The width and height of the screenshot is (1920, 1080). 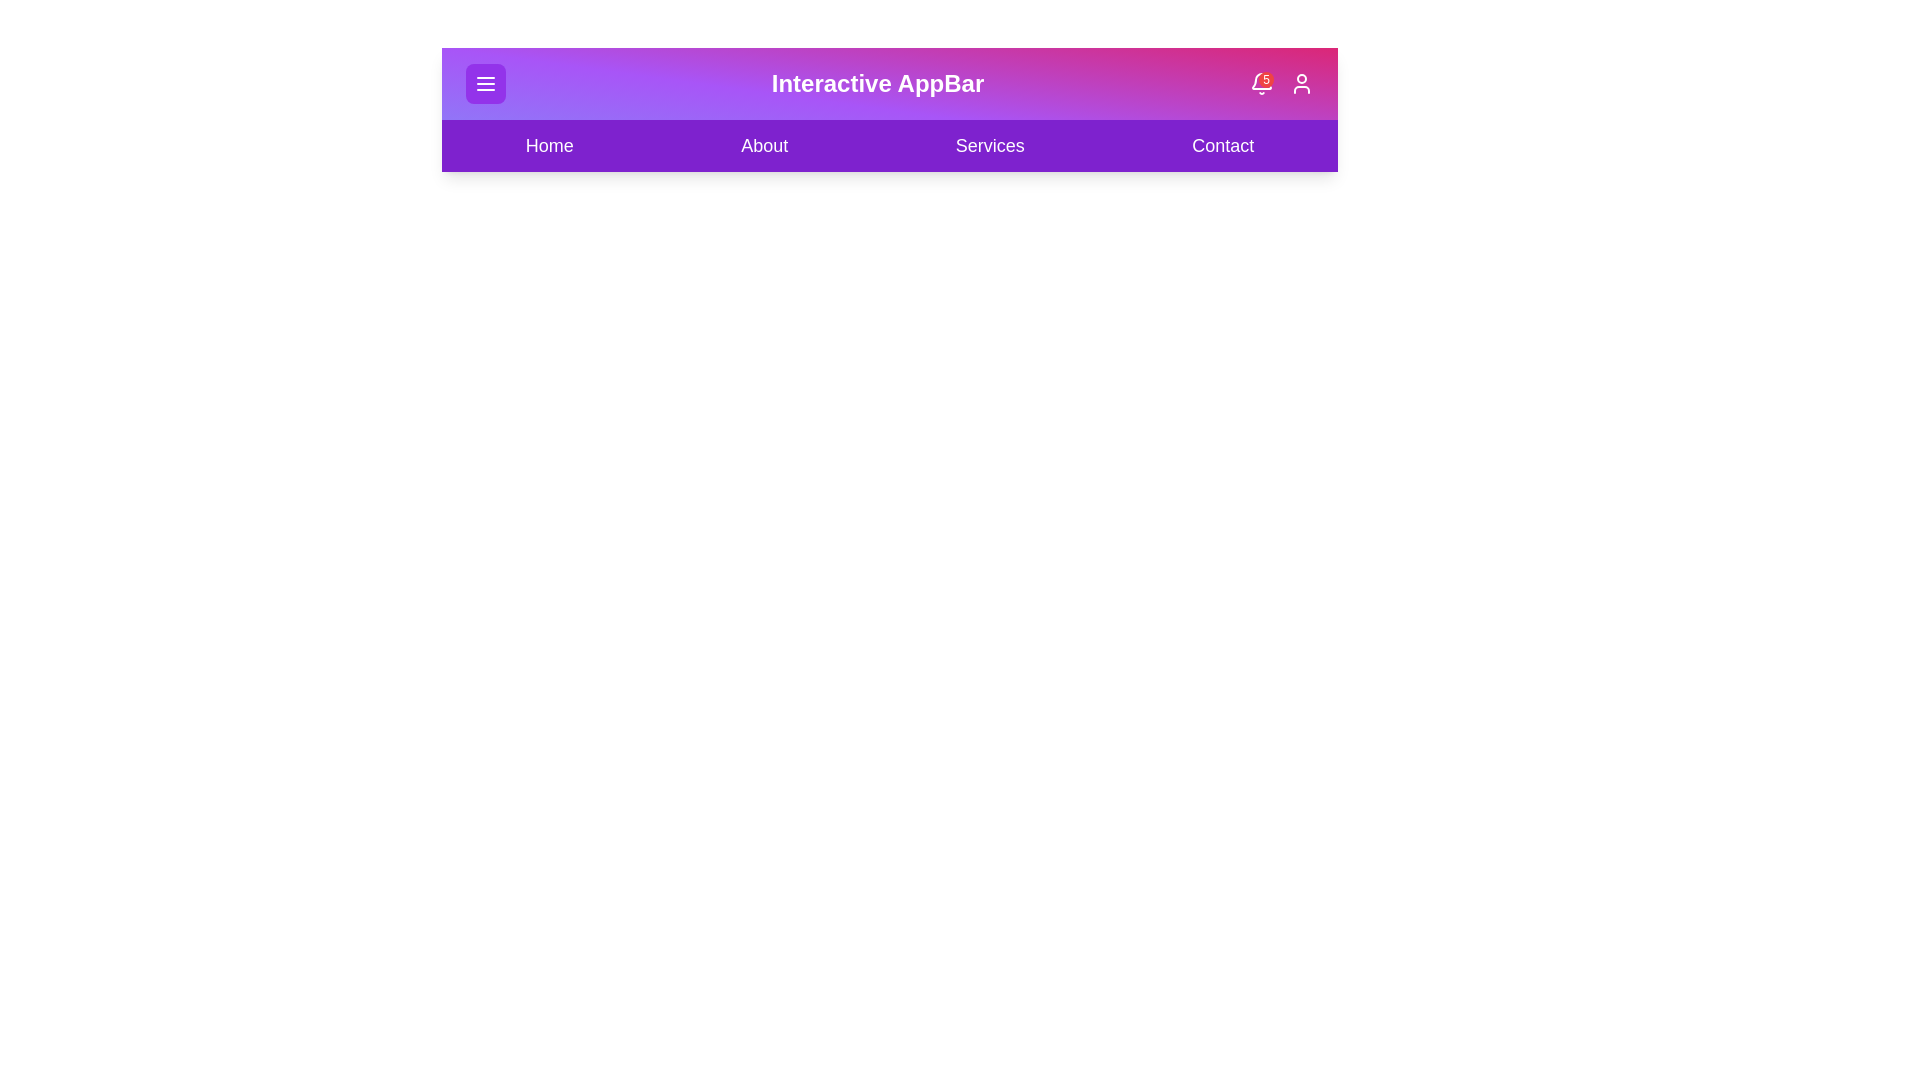 What do you see at coordinates (1222, 145) in the screenshot?
I see `the navigation menu item Contact` at bounding box center [1222, 145].